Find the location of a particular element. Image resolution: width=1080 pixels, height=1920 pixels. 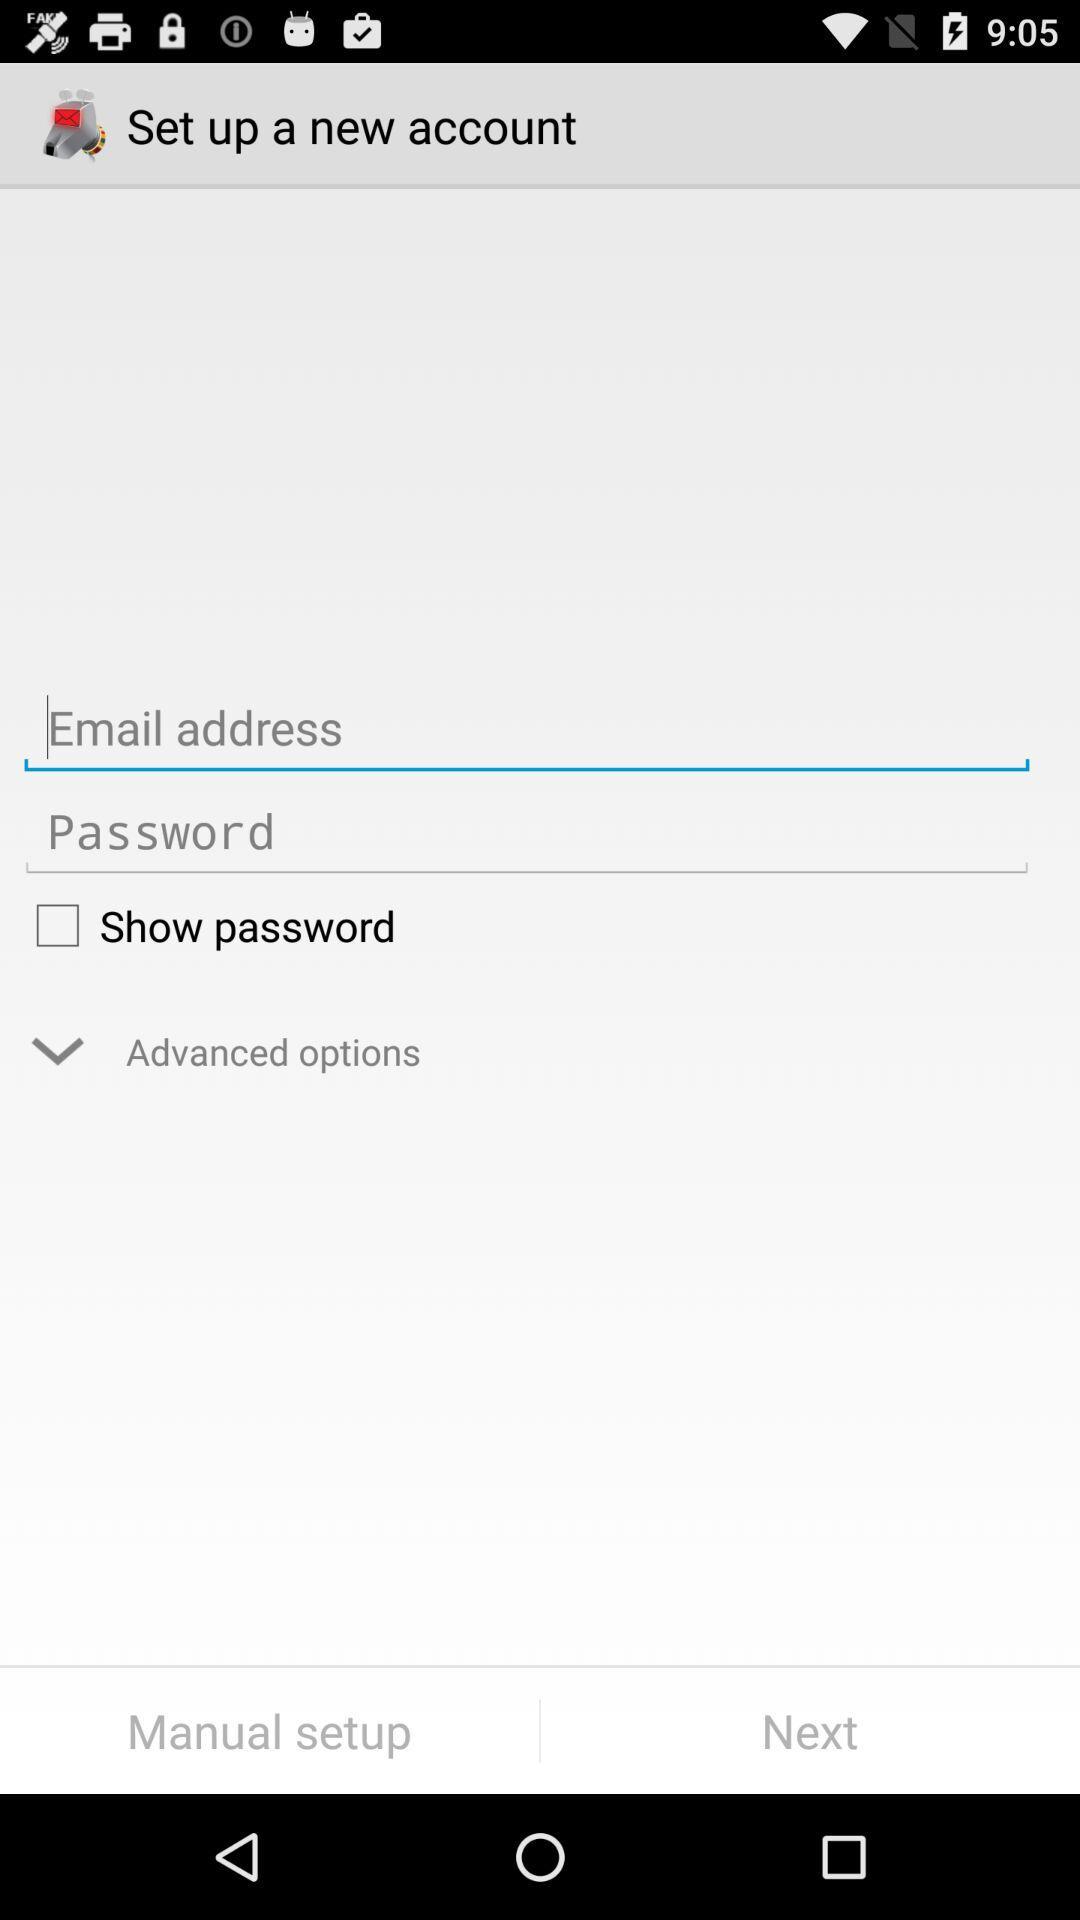

button to the right of the manual setup item is located at coordinates (810, 1730).